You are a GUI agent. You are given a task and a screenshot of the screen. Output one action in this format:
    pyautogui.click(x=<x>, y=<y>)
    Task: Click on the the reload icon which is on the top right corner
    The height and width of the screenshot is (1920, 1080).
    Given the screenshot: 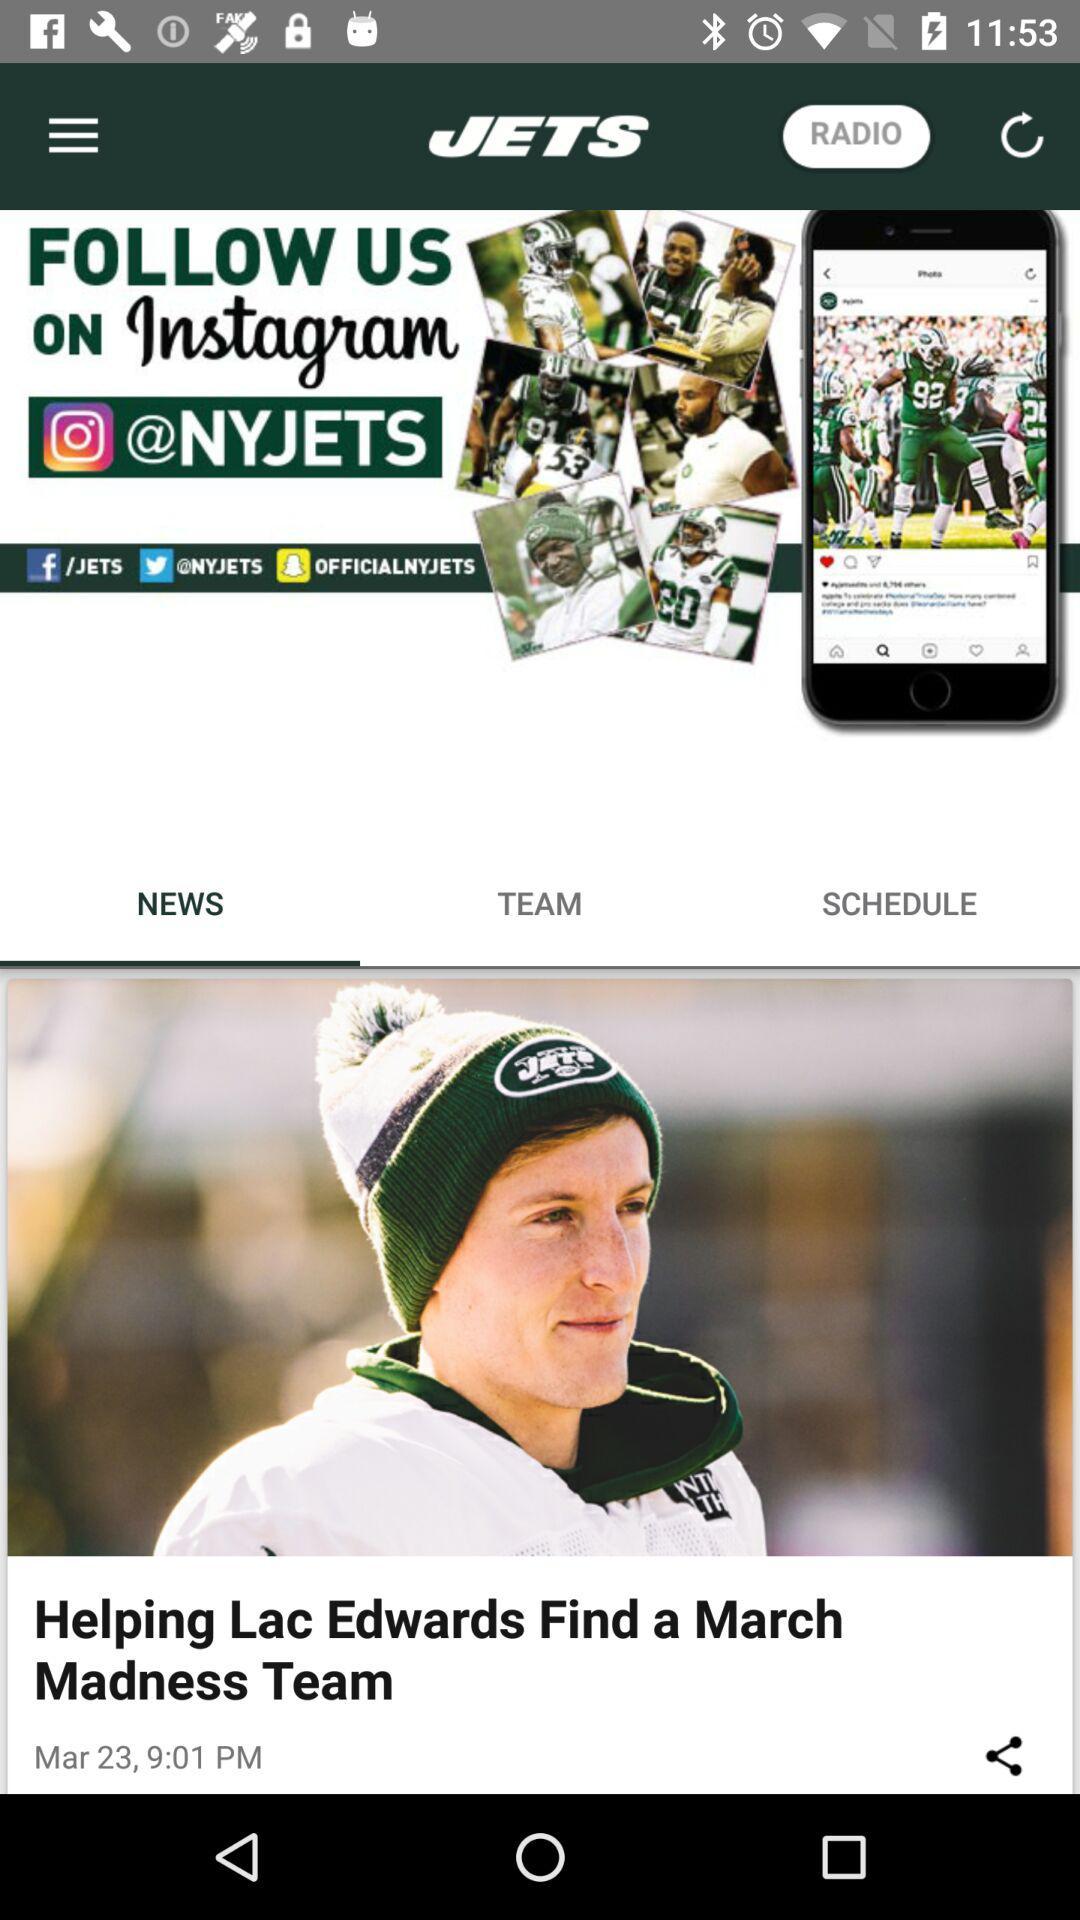 What is the action you would take?
    pyautogui.click(x=1022, y=136)
    